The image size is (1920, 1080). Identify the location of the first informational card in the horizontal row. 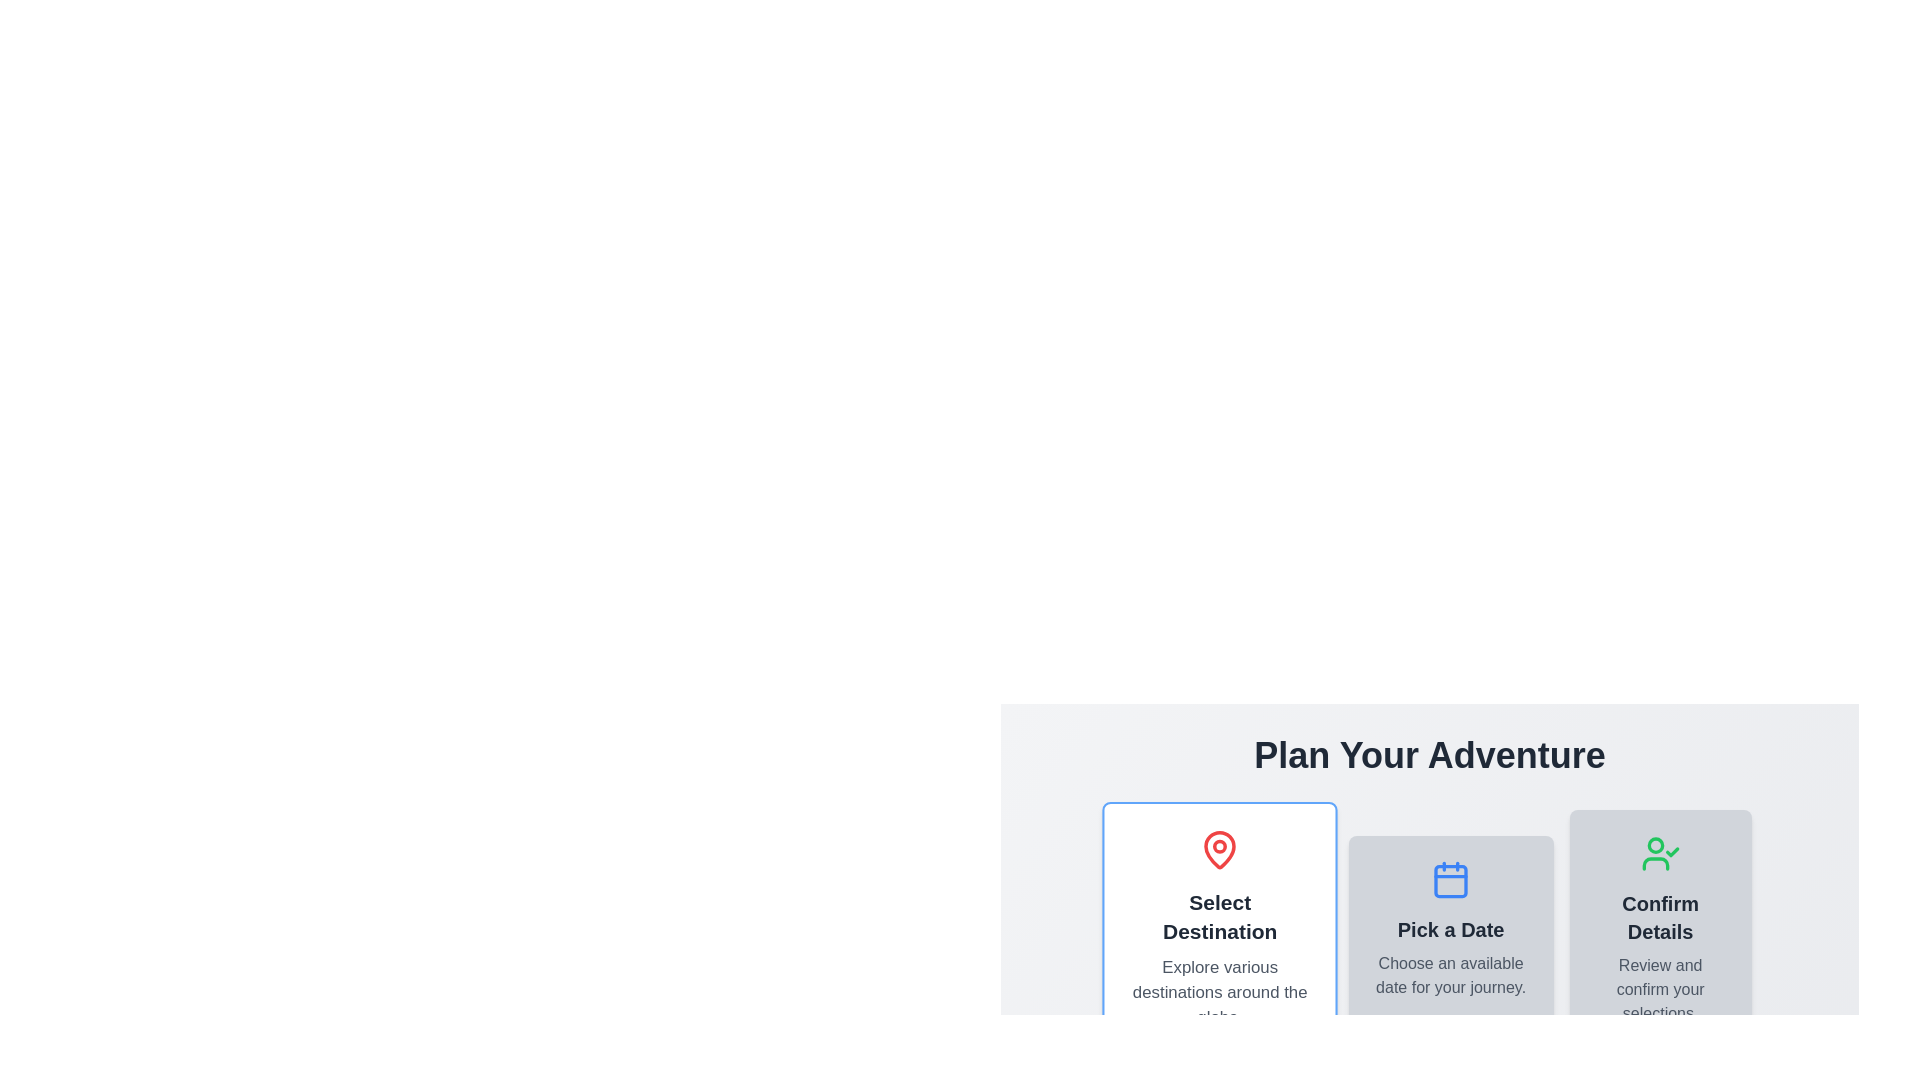
(1219, 929).